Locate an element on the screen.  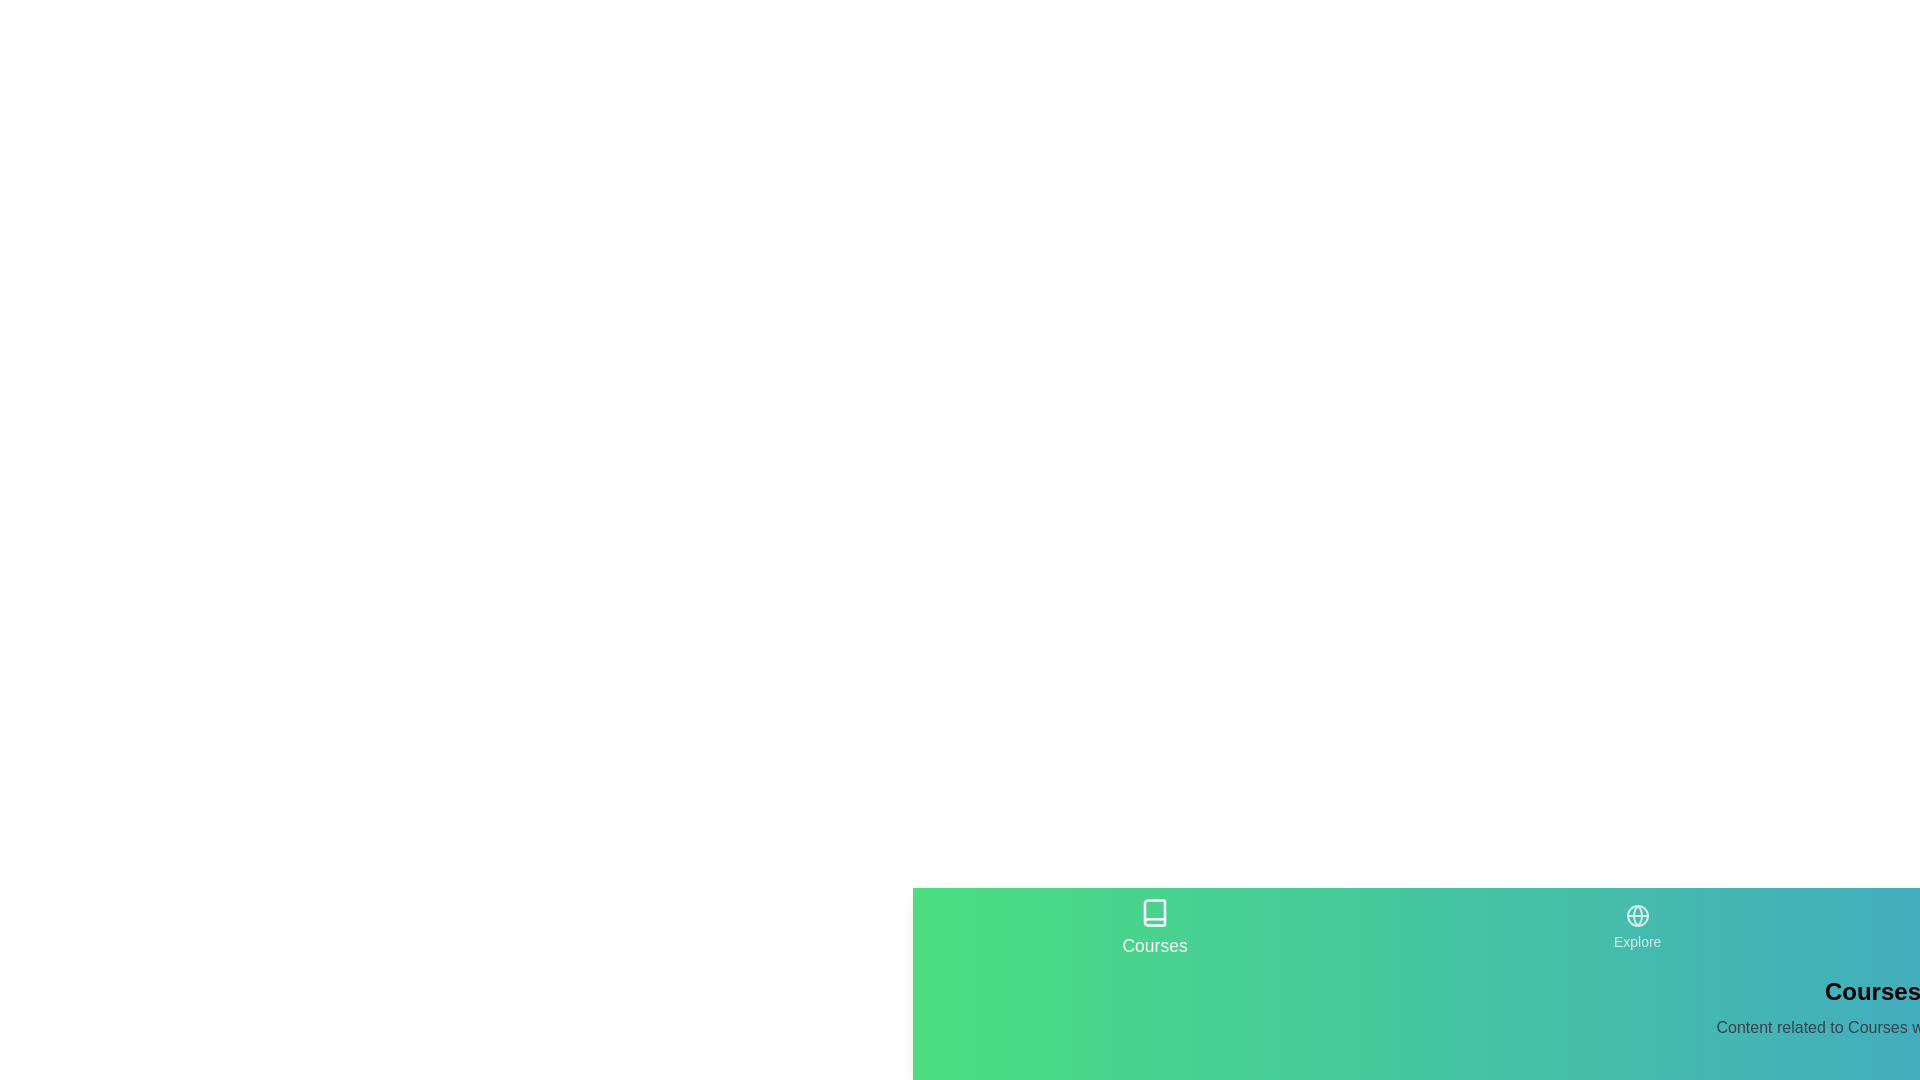
the Explore tab to observe its content is located at coordinates (1637, 928).